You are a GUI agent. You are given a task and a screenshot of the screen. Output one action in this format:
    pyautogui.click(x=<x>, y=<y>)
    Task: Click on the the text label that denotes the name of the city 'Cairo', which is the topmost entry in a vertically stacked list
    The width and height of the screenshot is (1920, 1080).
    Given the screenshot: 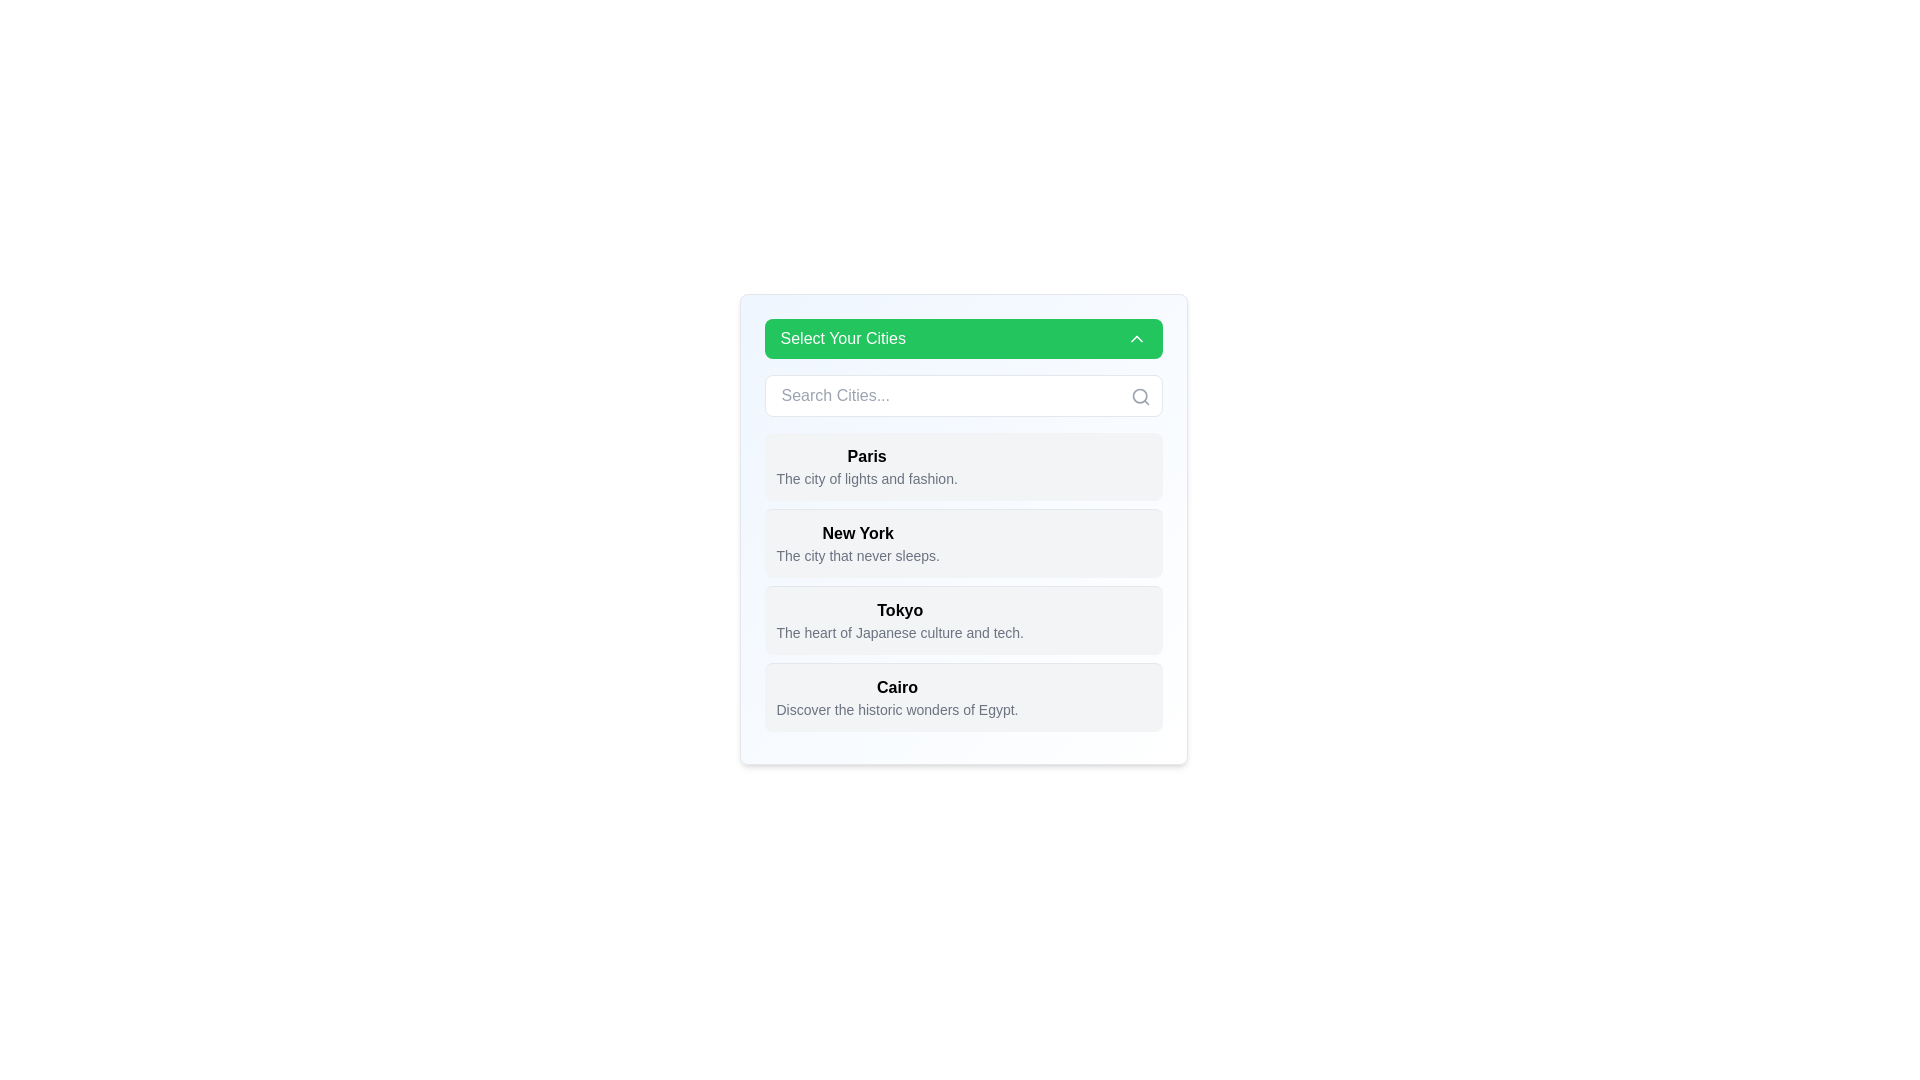 What is the action you would take?
    pyautogui.click(x=896, y=686)
    